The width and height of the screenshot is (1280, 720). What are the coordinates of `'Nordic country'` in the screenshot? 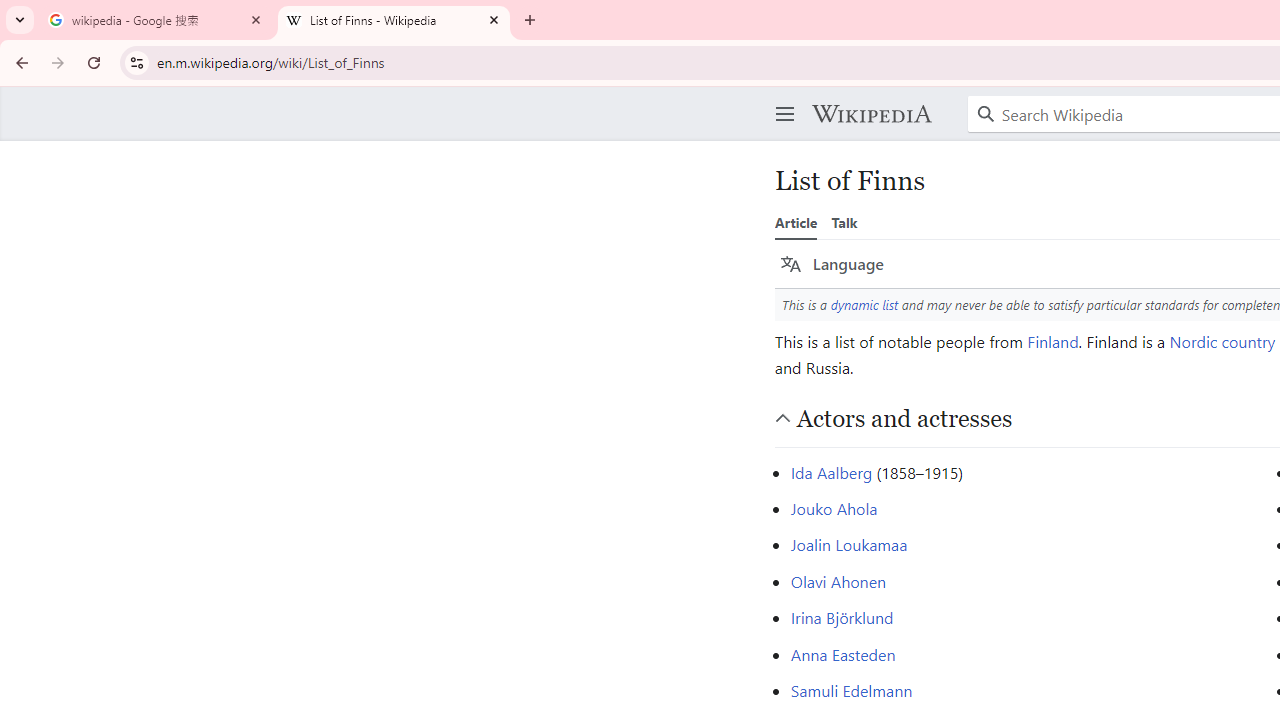 It's located at (1221, 339).